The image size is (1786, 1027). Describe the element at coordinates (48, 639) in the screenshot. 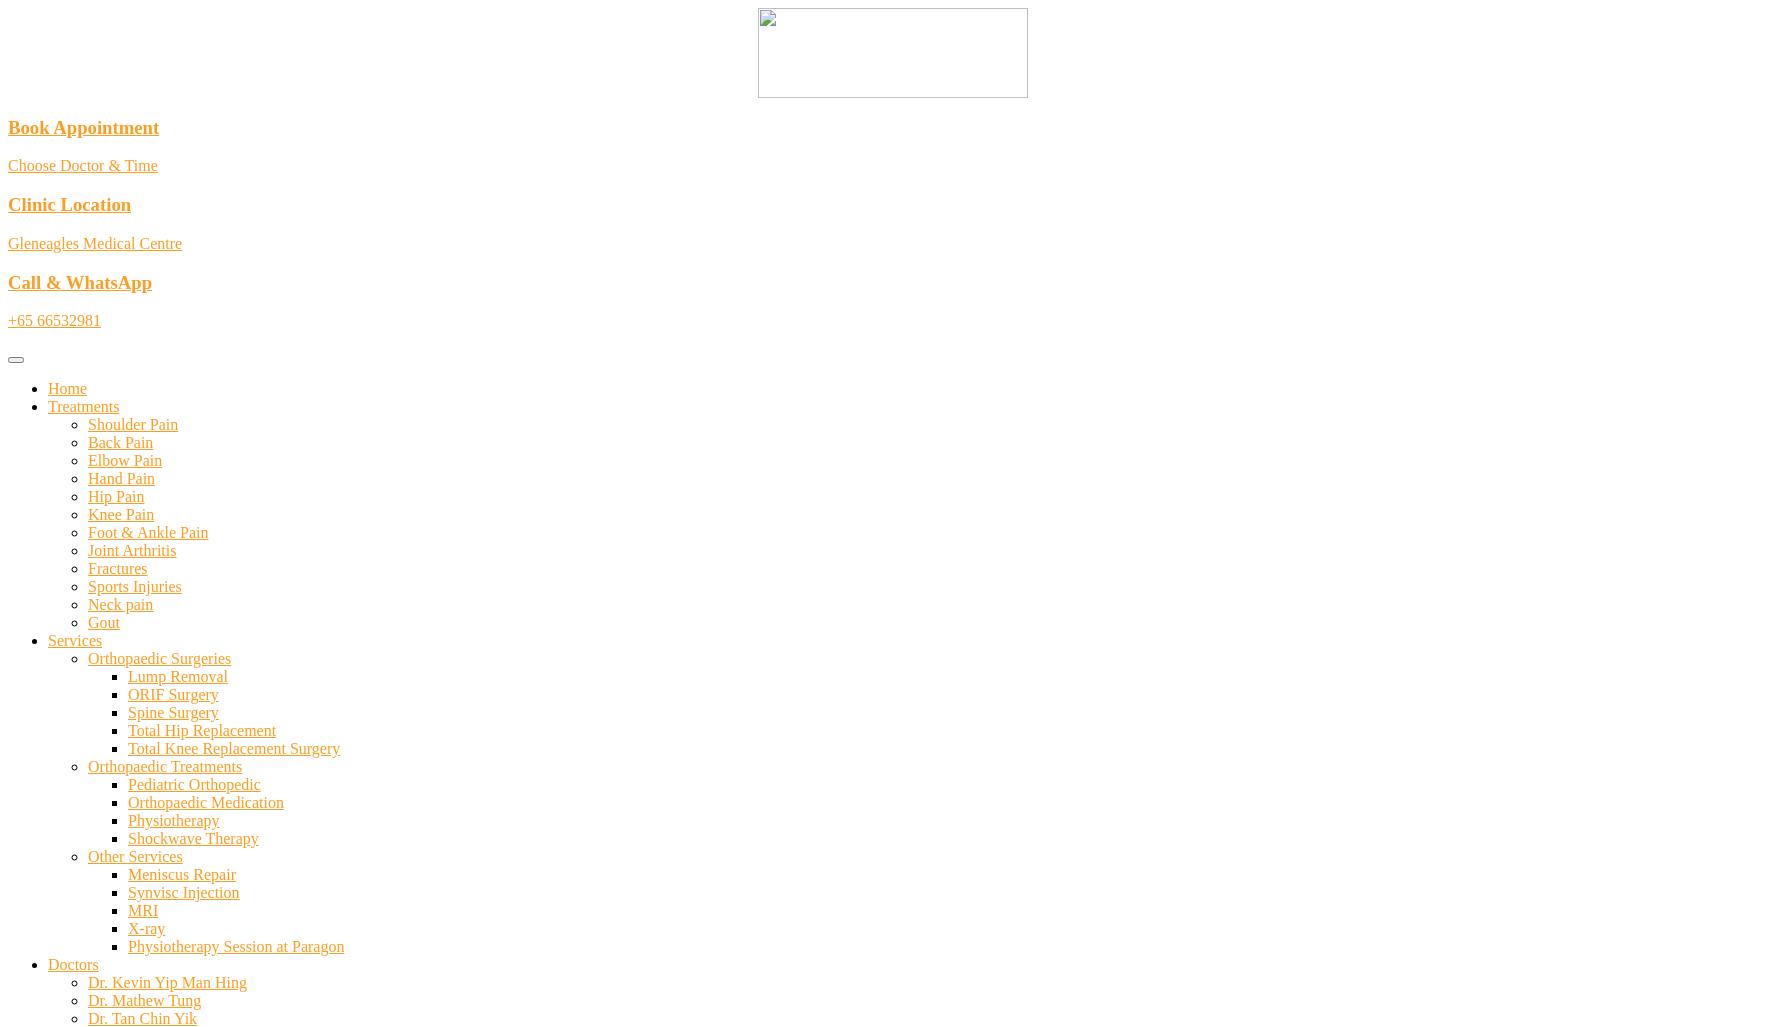

I see `'Services'` at that location.